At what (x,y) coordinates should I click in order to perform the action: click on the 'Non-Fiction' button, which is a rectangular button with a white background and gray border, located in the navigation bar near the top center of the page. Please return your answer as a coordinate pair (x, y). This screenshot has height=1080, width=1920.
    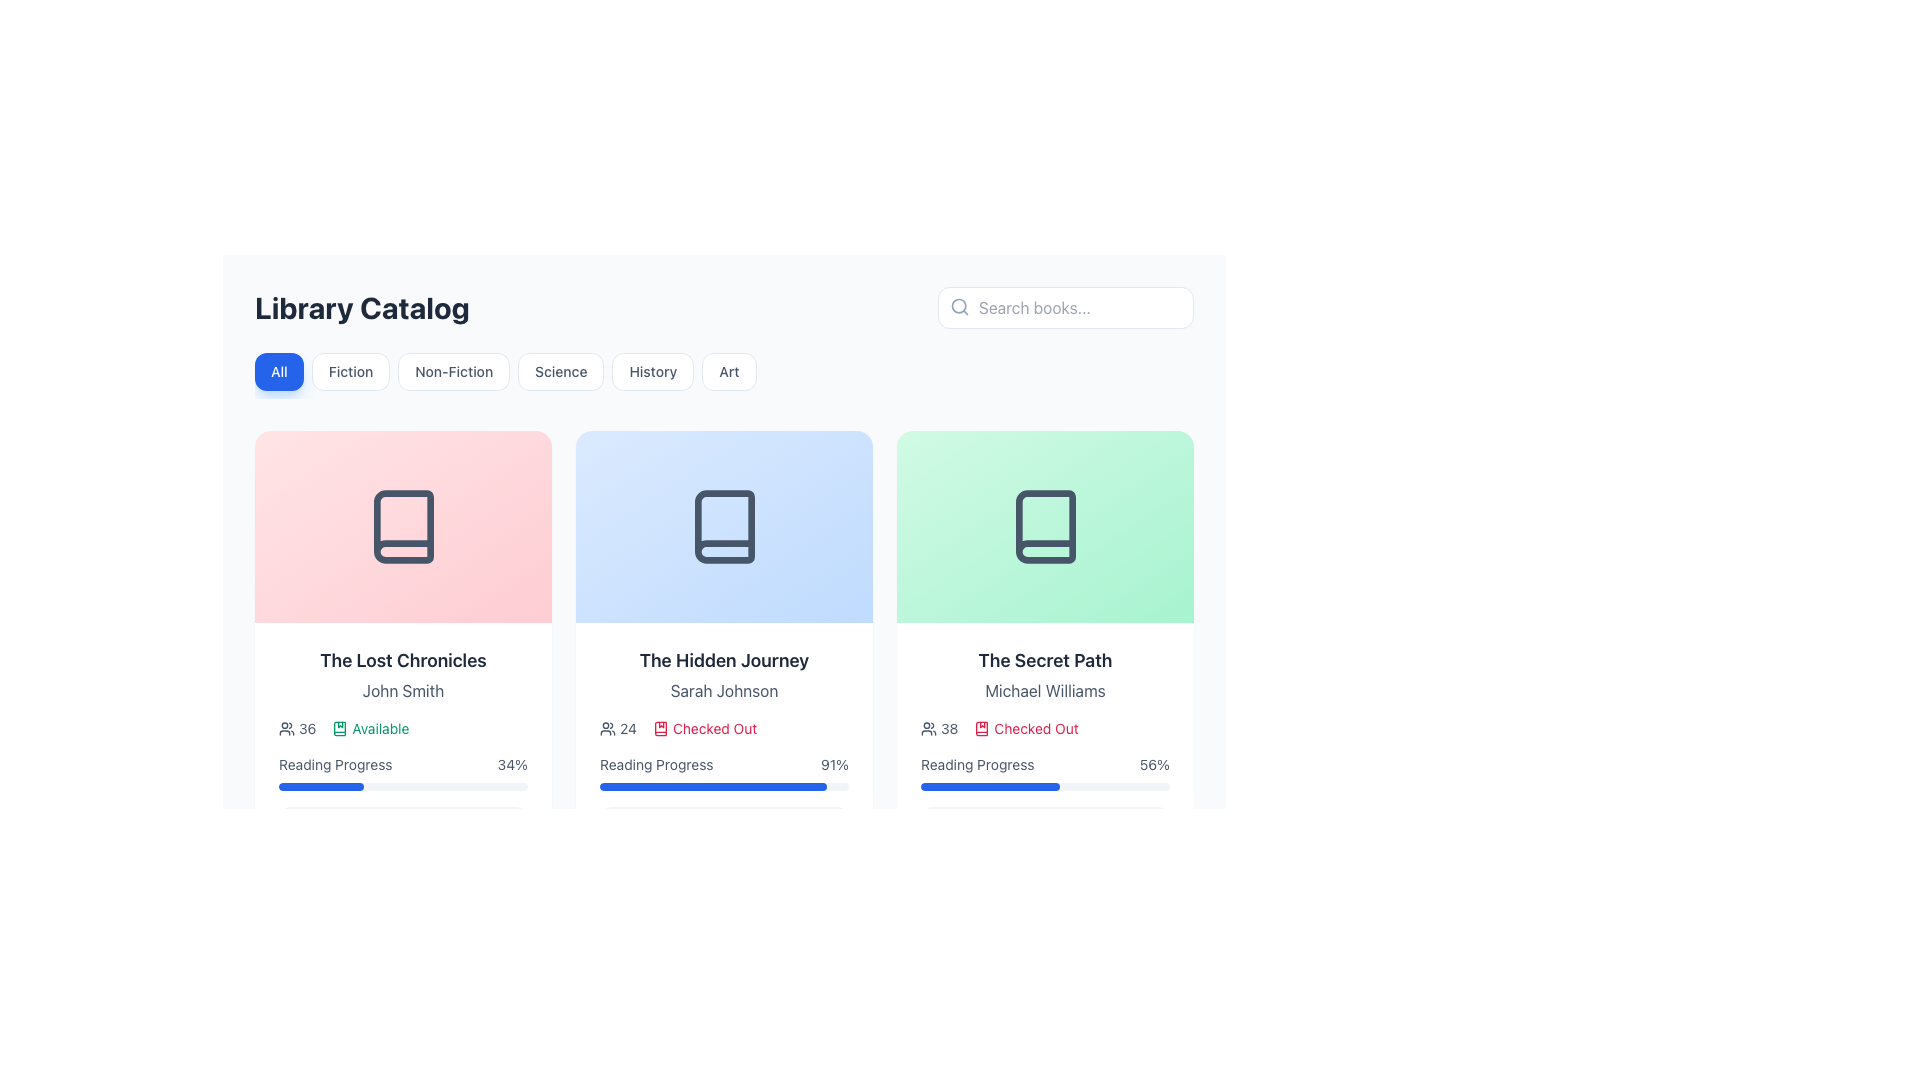
    Looking at the image, I should click on (453, 371).